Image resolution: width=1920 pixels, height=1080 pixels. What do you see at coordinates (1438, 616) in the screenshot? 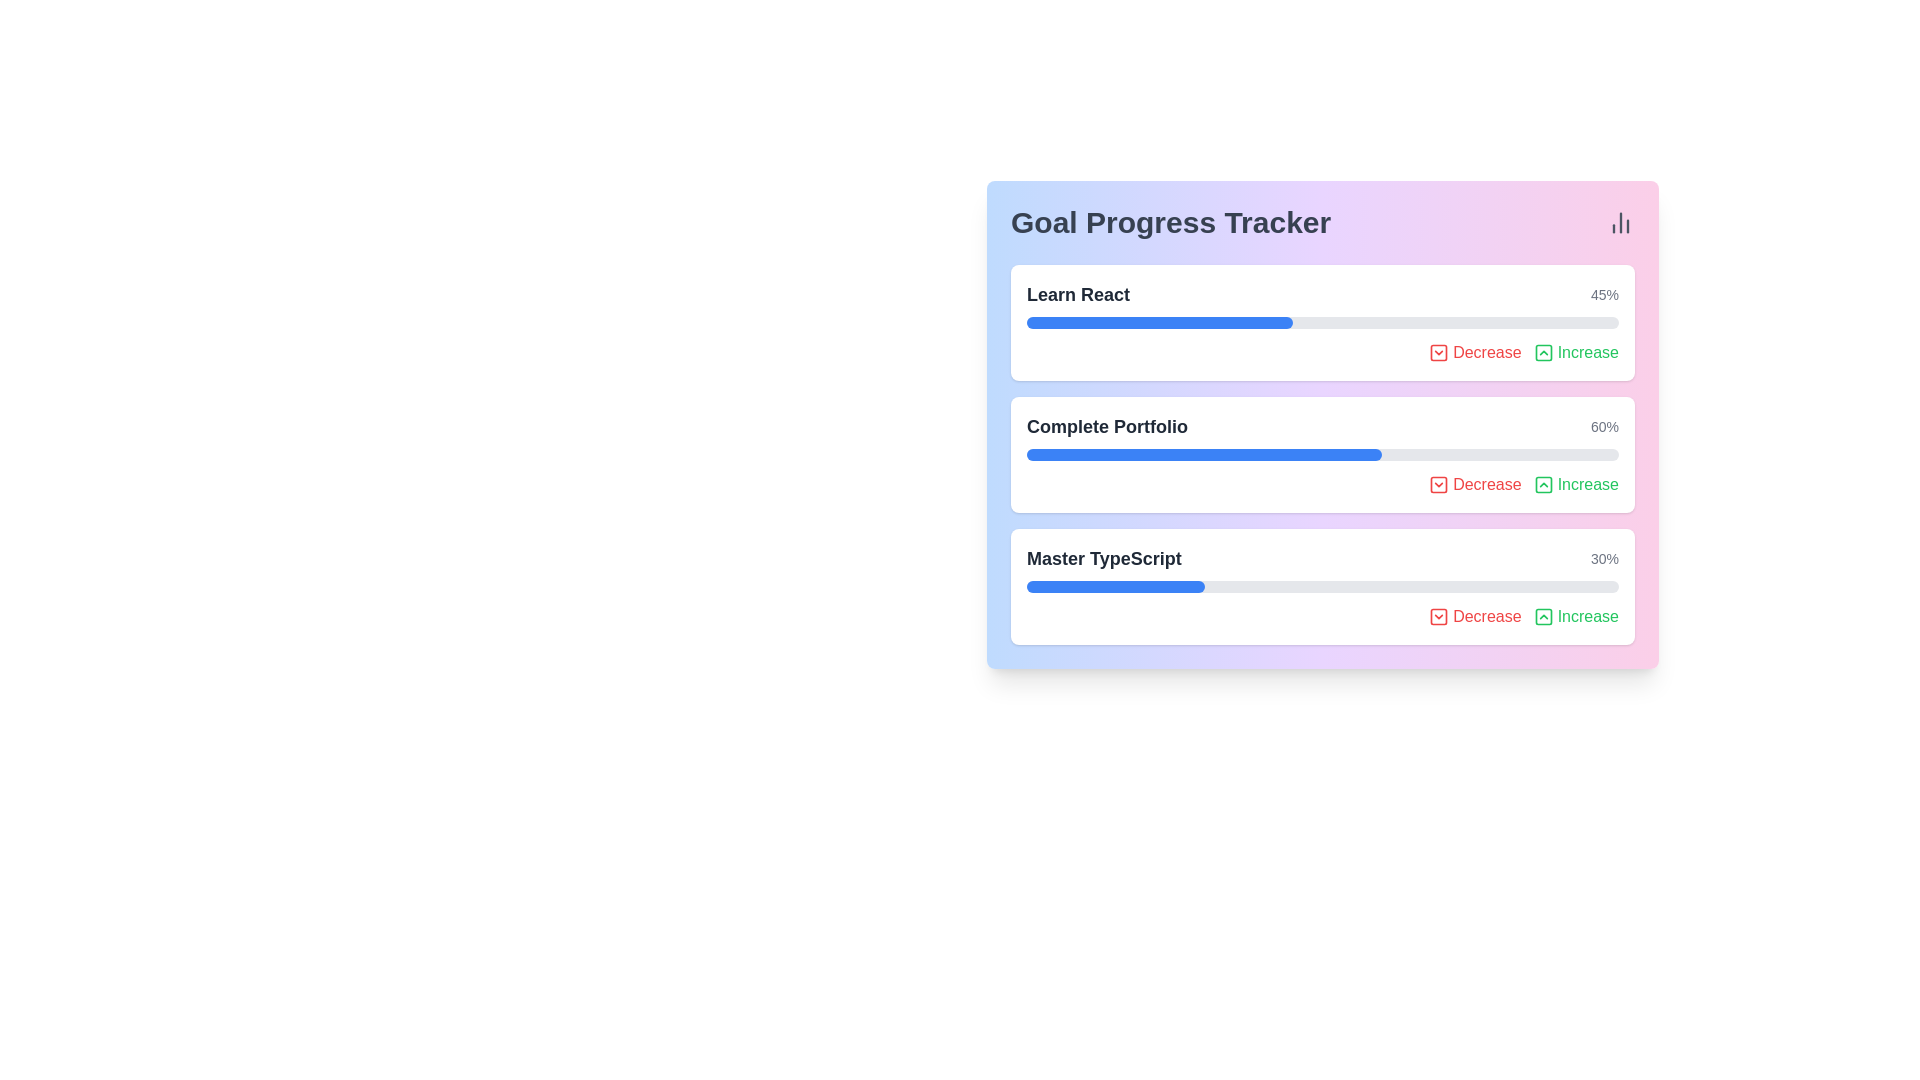
I see `the downward-facing chevron icon within the 'Decrease' button of the third goal entry labeled 'Master TypeScript'` at bounding box center [1438, 616].